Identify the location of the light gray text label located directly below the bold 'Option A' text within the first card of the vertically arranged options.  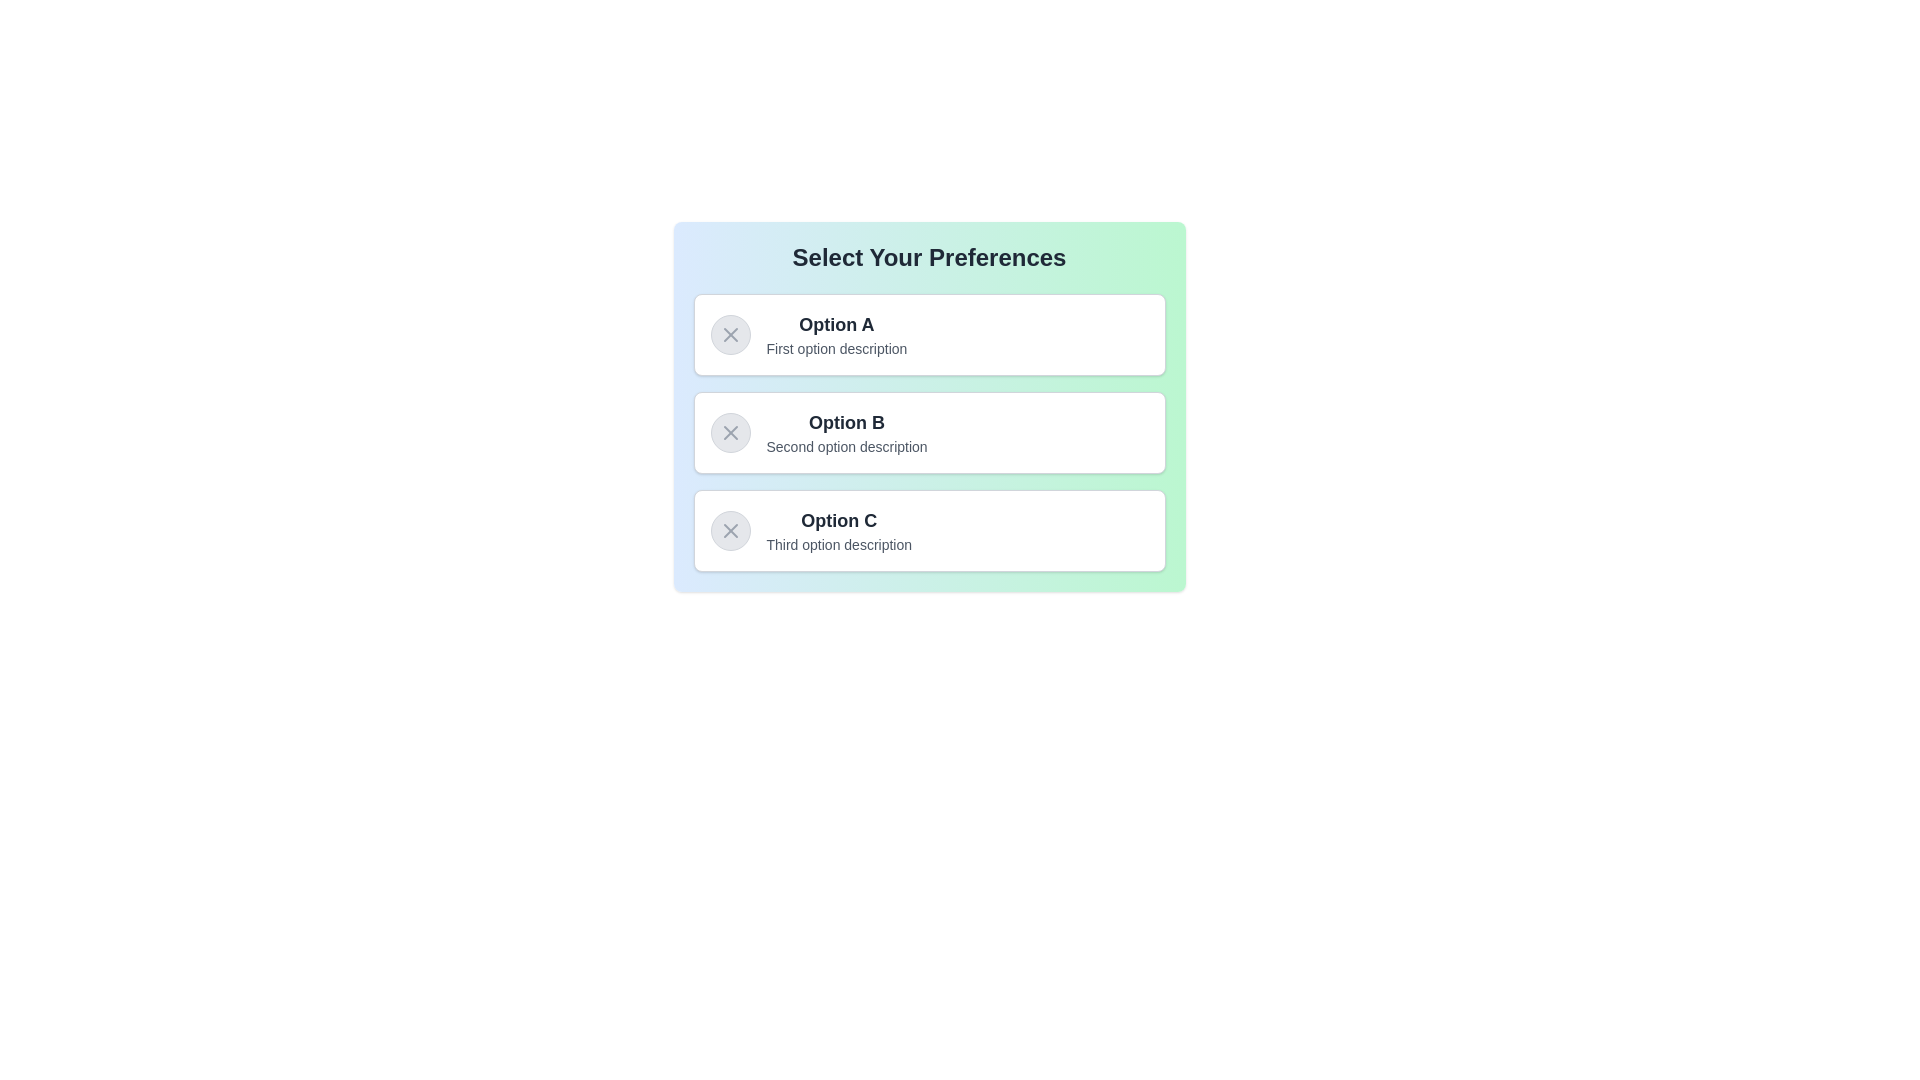
(836, 347).